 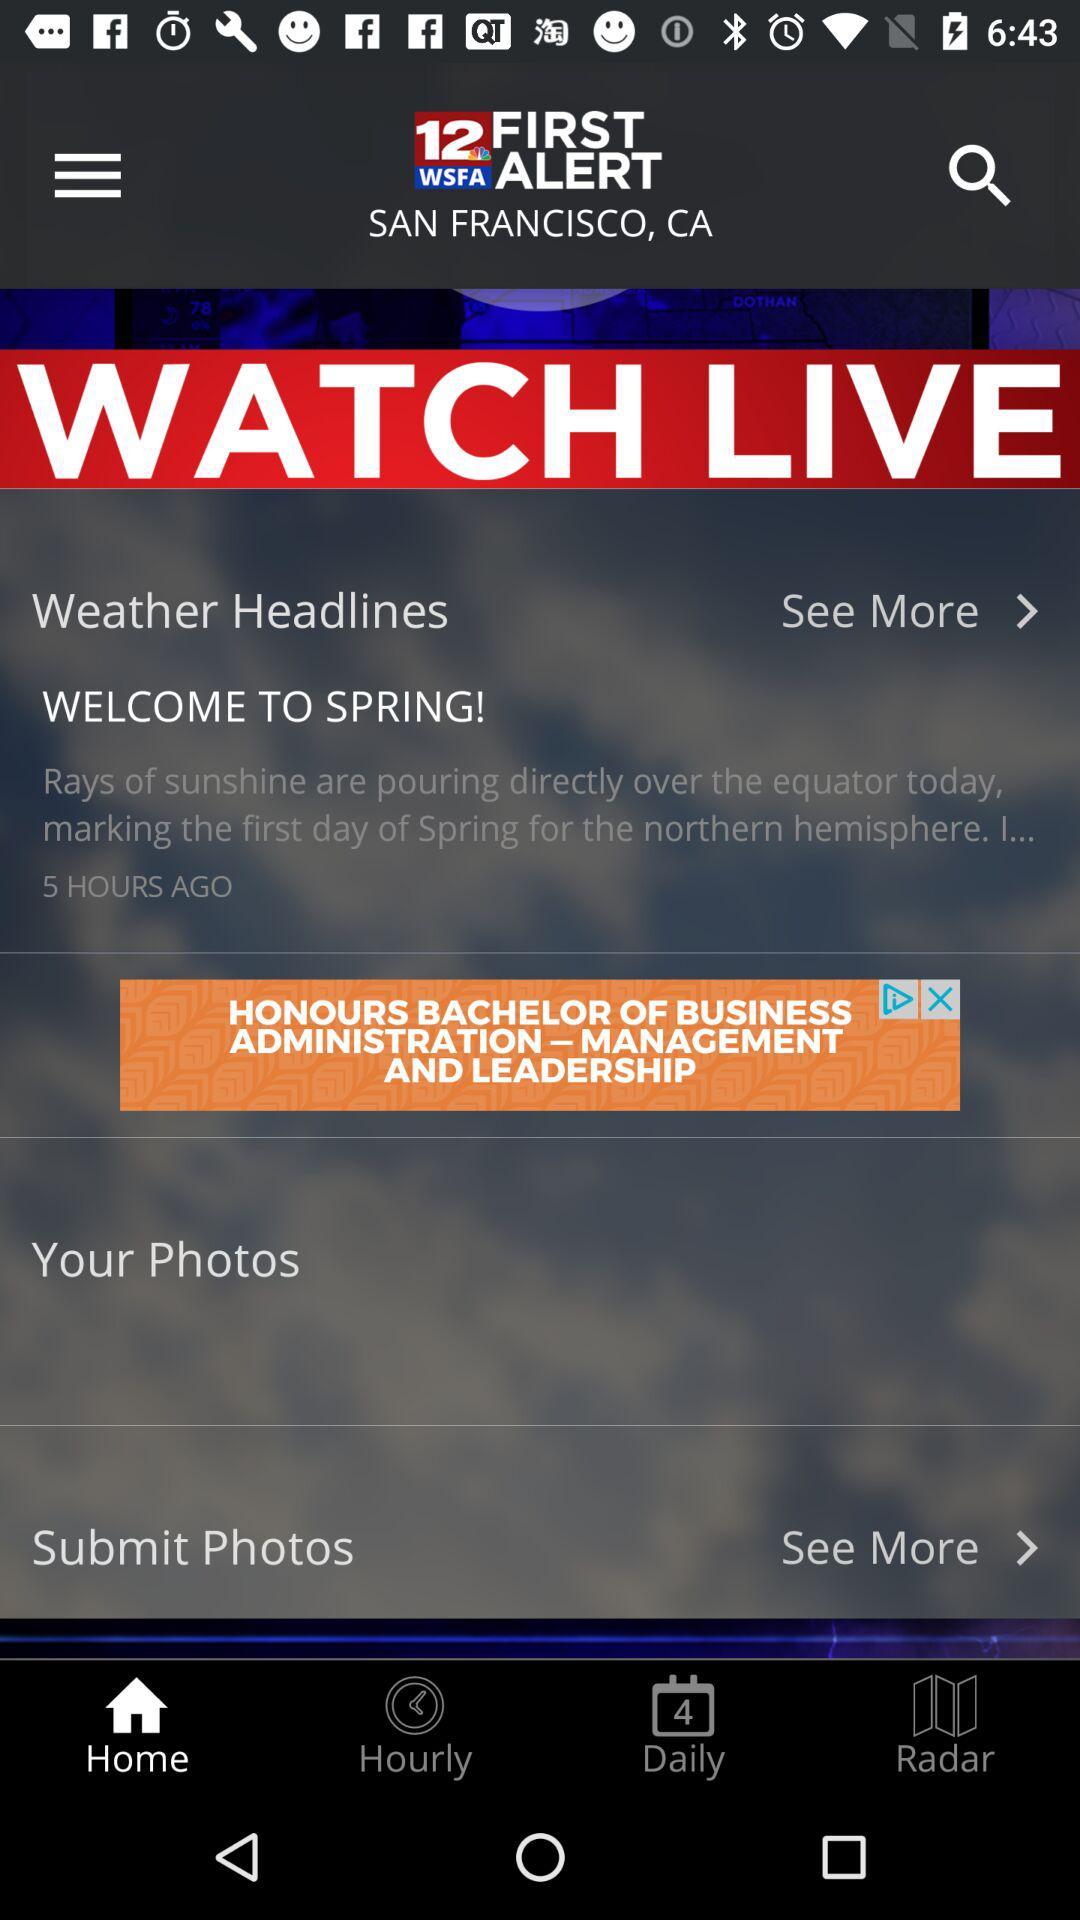 I want to click on the radio button next to hourly icon, so click(x=135, y=1726).